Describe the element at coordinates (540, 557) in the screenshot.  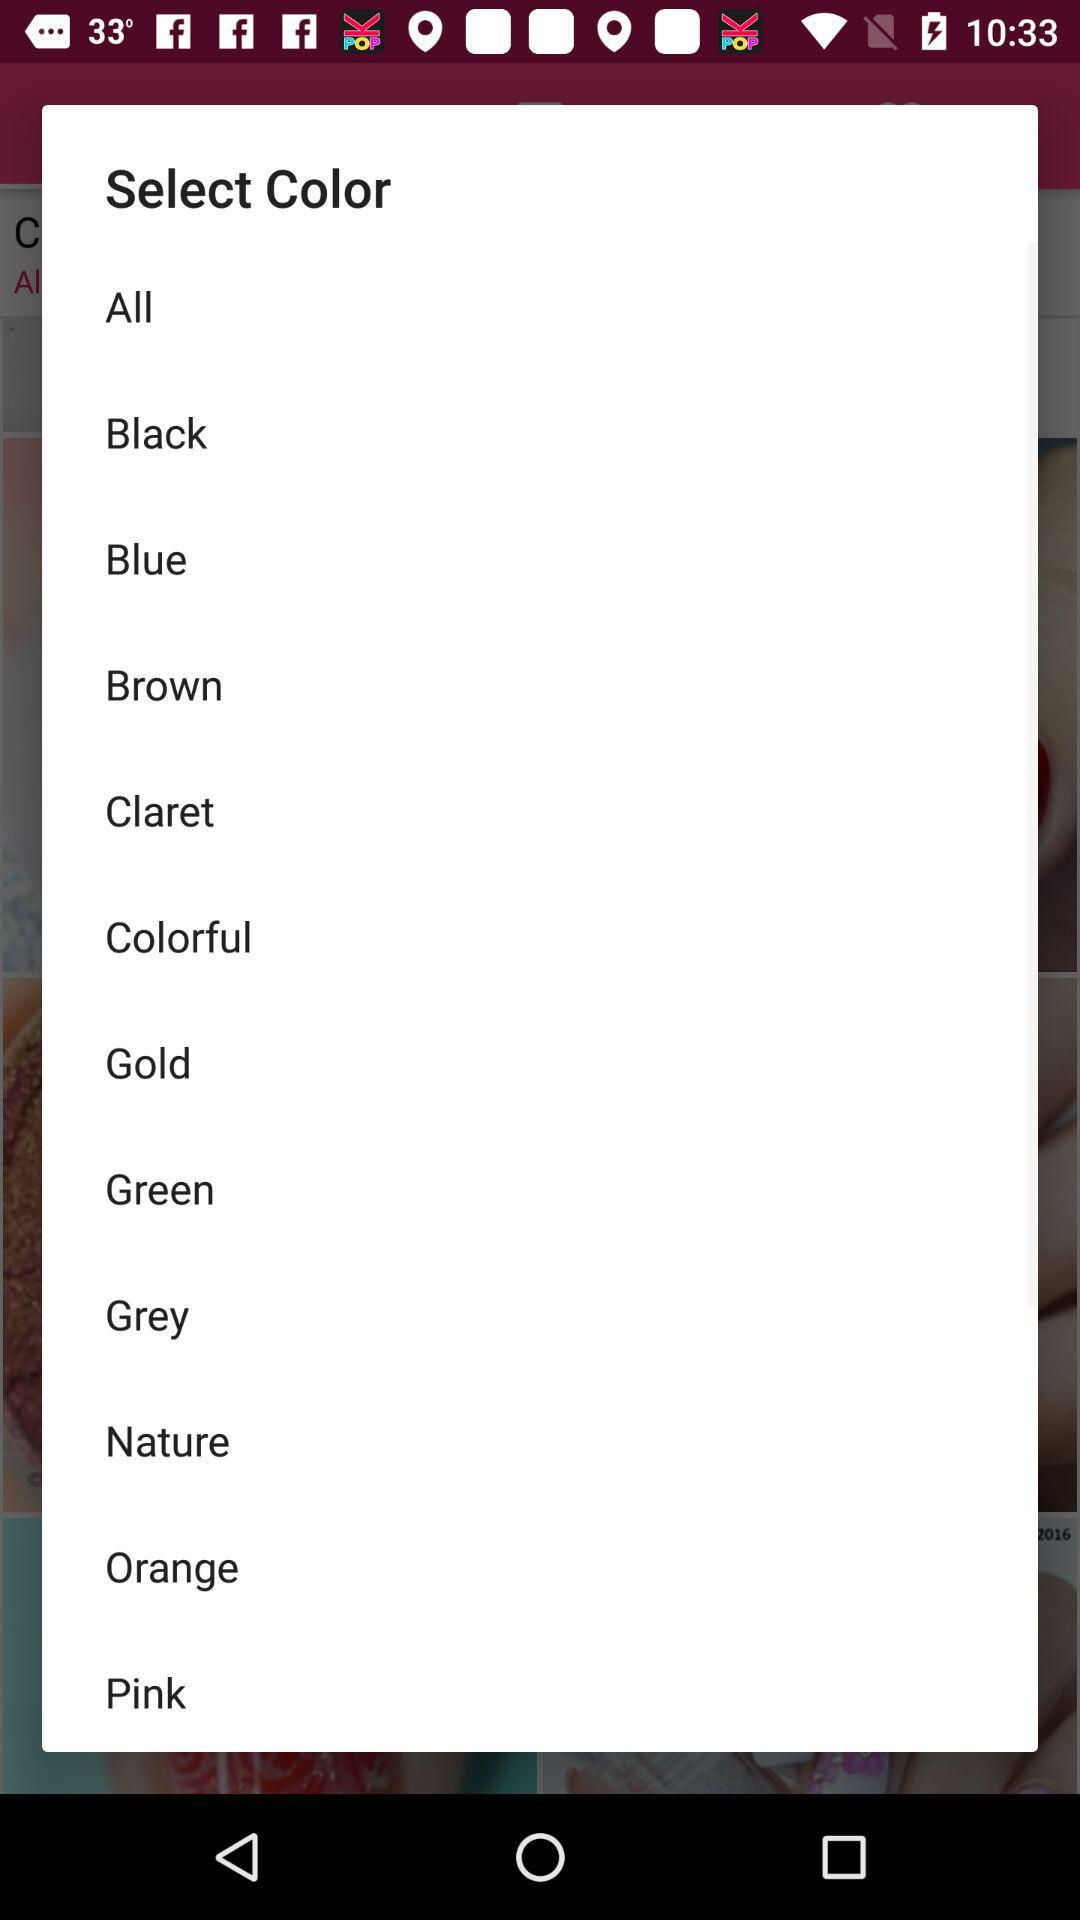
I see `item above the brown item` at that location.